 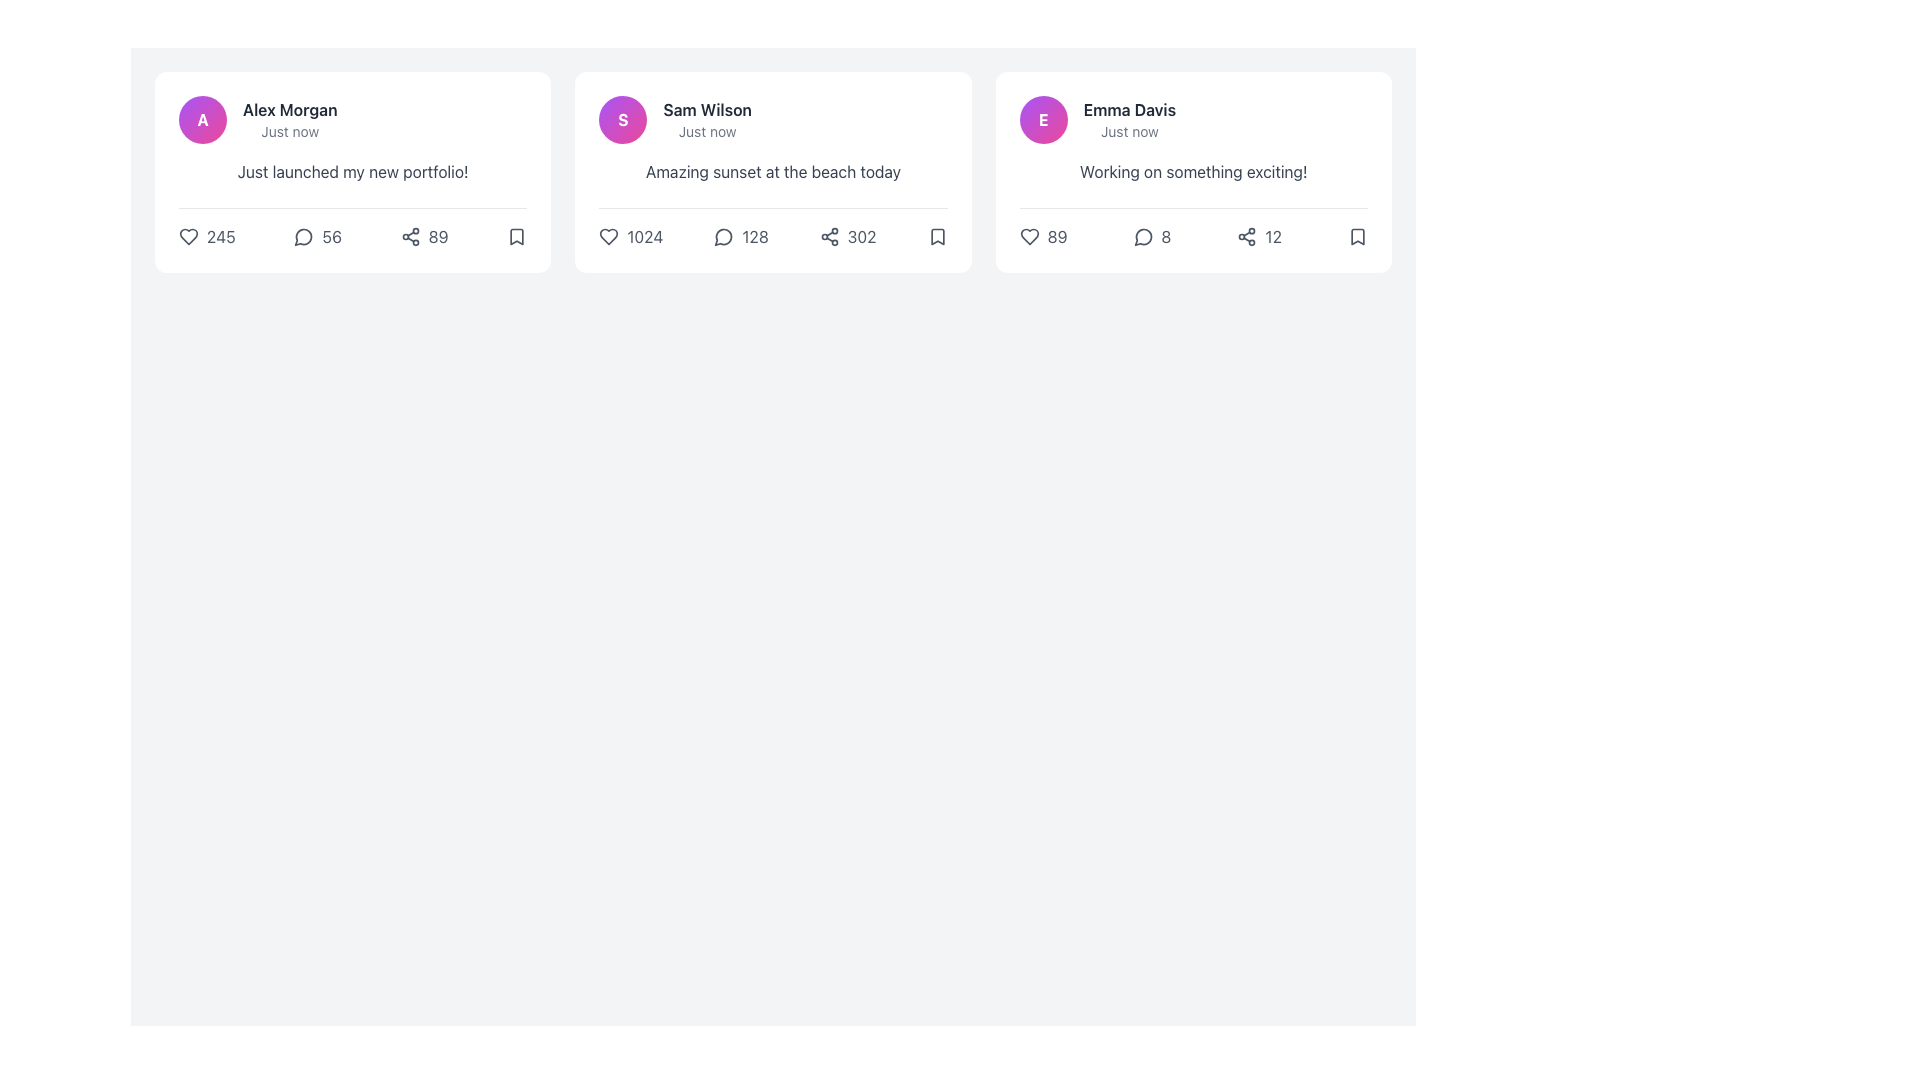 I want to click on the numeral '245' displayed in medium gray, which is positioned to the right of a heart icon in the bottom horizontal group of the first post card, so click(x=221, y=235).